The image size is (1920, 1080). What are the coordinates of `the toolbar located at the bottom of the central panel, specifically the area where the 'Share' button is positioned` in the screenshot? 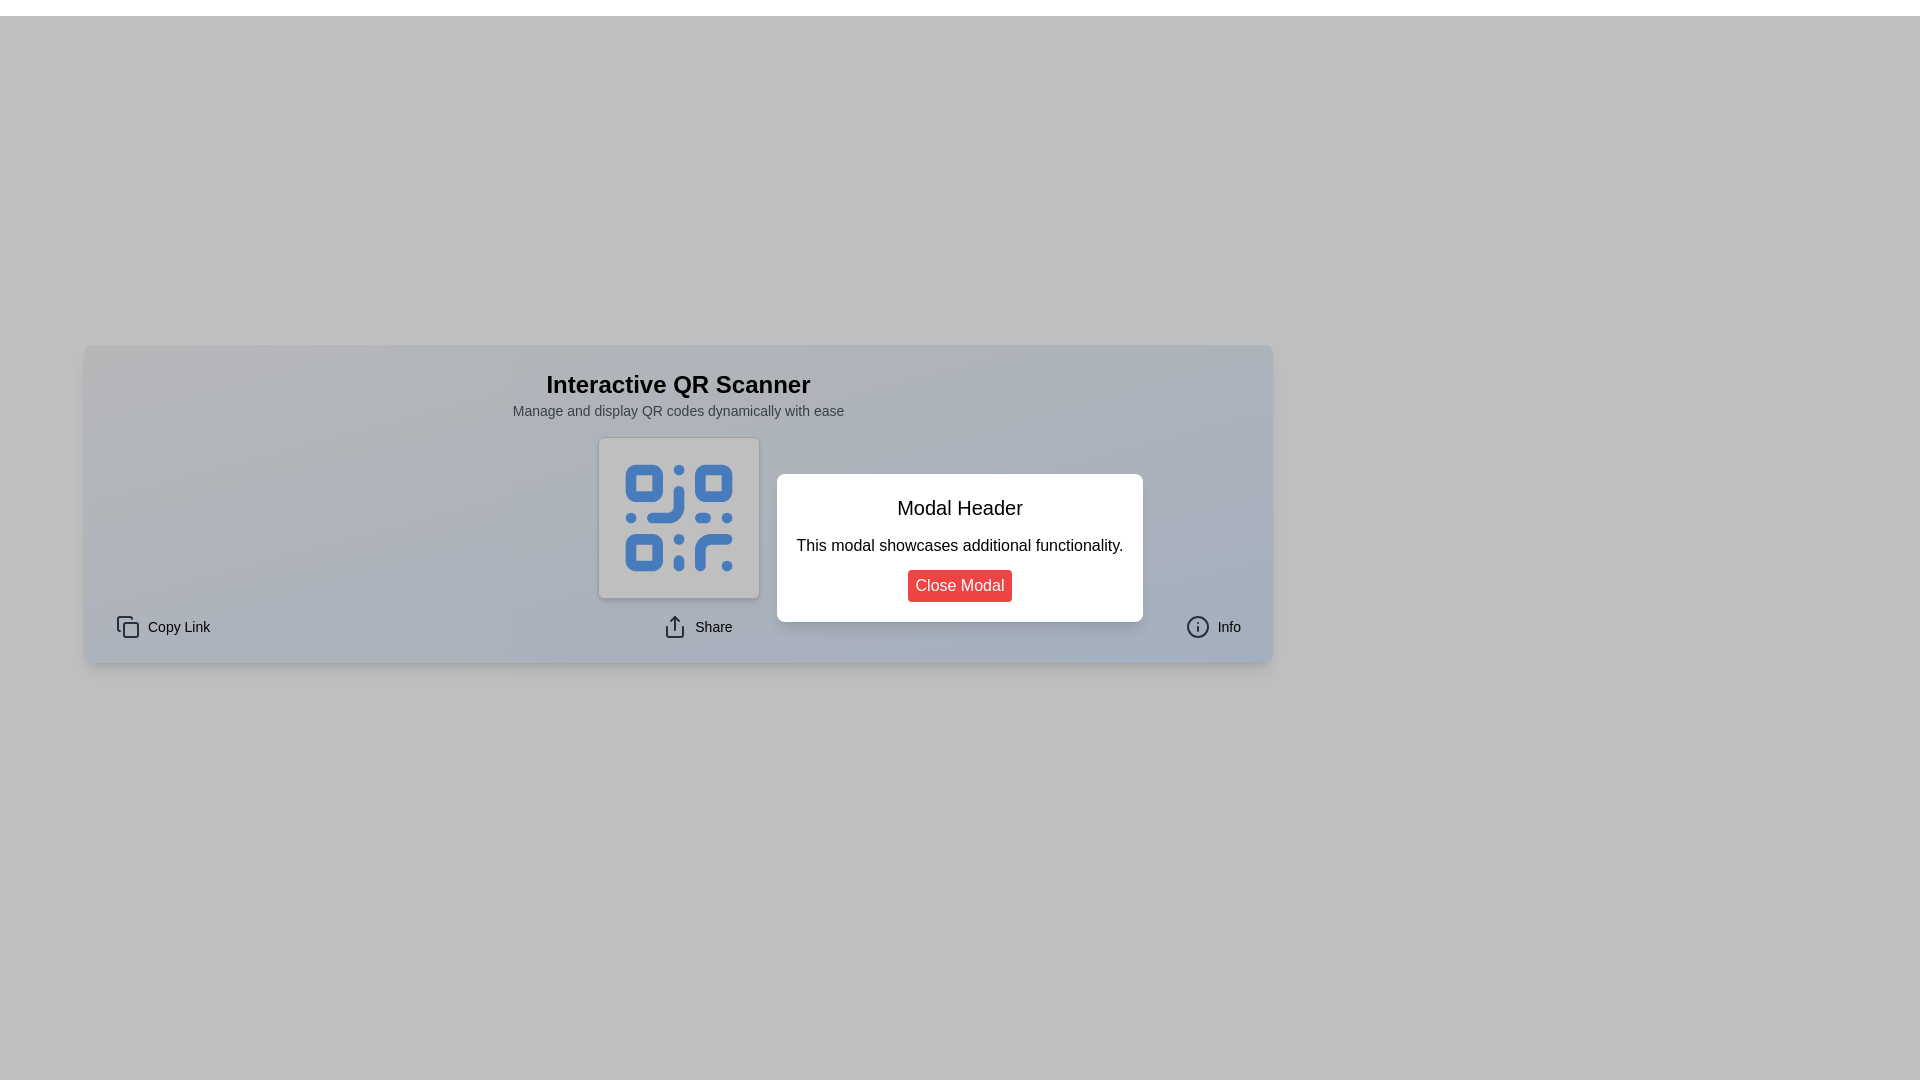 It's located at (678, 626).